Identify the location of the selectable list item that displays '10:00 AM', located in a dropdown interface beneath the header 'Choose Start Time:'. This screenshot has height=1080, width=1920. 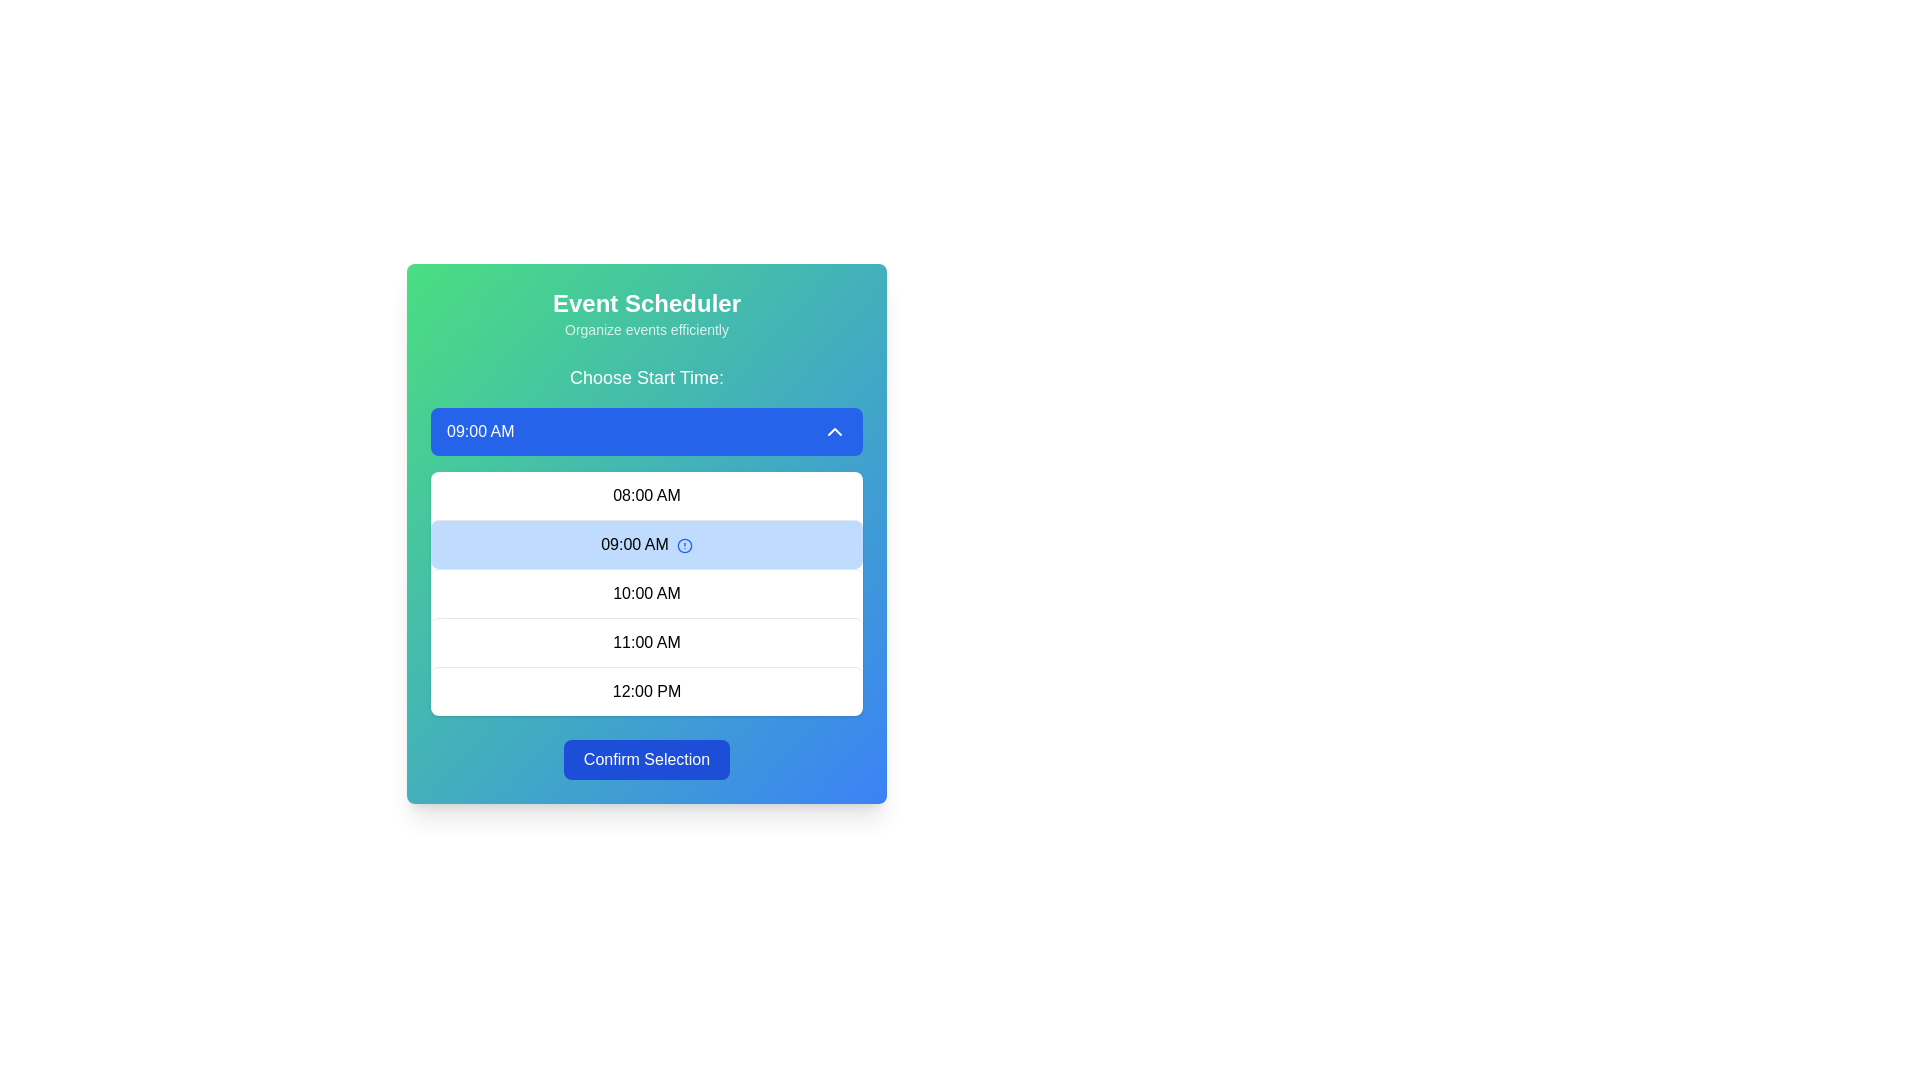
(647, 592).